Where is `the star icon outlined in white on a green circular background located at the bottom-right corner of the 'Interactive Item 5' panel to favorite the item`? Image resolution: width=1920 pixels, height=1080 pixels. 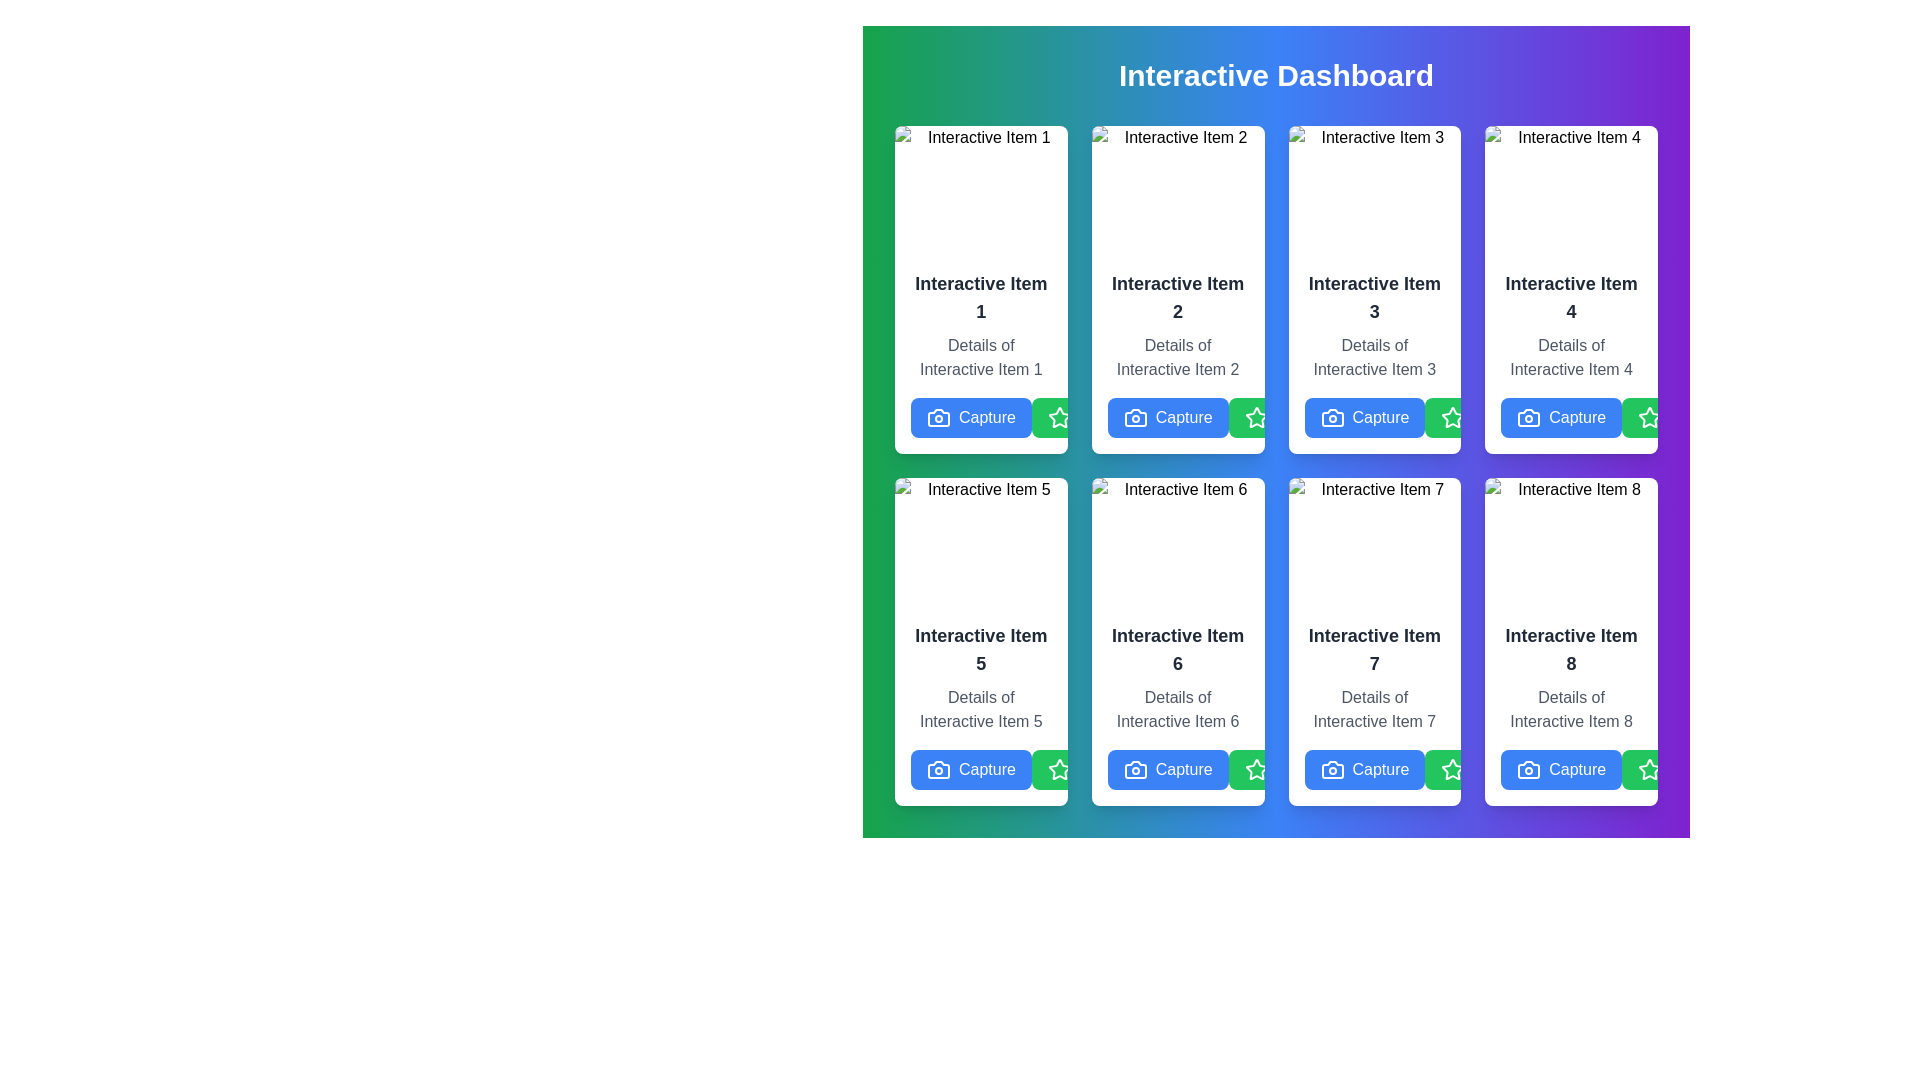
the star icon outlined in white on a green circular background located at the bottom-right corner of the 'Interactive Item 5' panel to favorite the item is located at coordinates (1058, 769).